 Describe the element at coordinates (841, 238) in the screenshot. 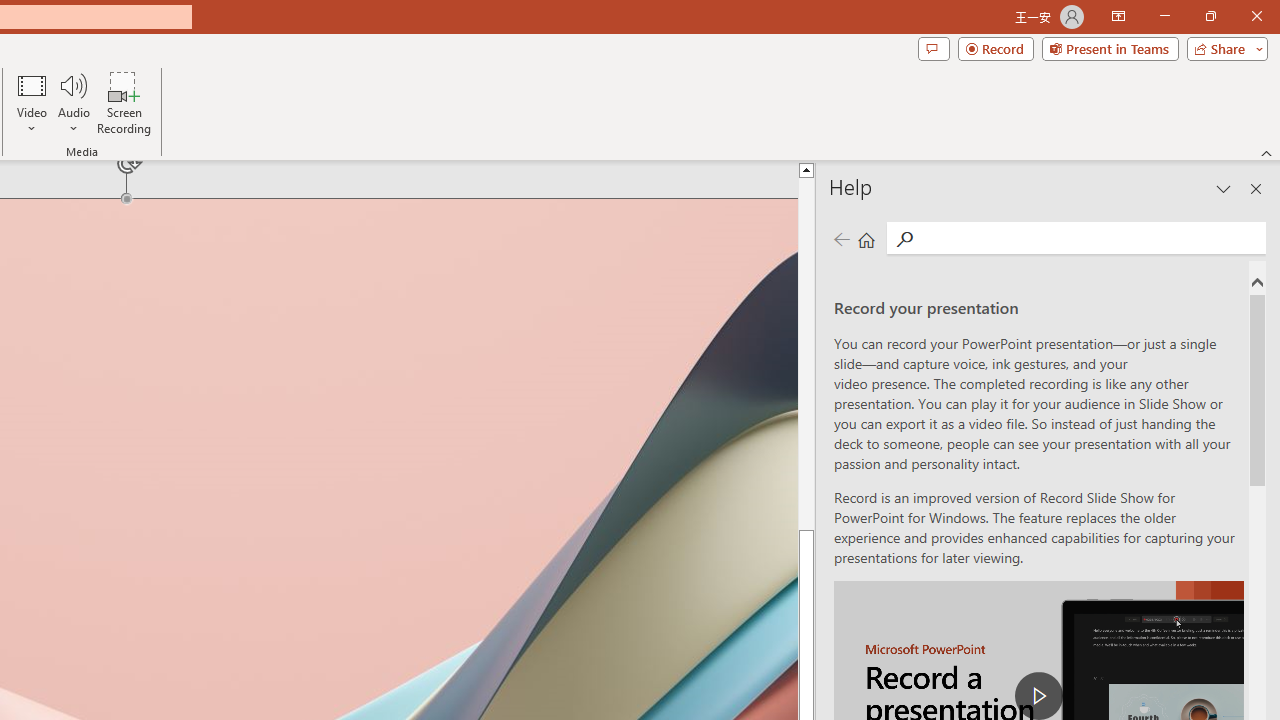

I see `'Previous page'` at that location.